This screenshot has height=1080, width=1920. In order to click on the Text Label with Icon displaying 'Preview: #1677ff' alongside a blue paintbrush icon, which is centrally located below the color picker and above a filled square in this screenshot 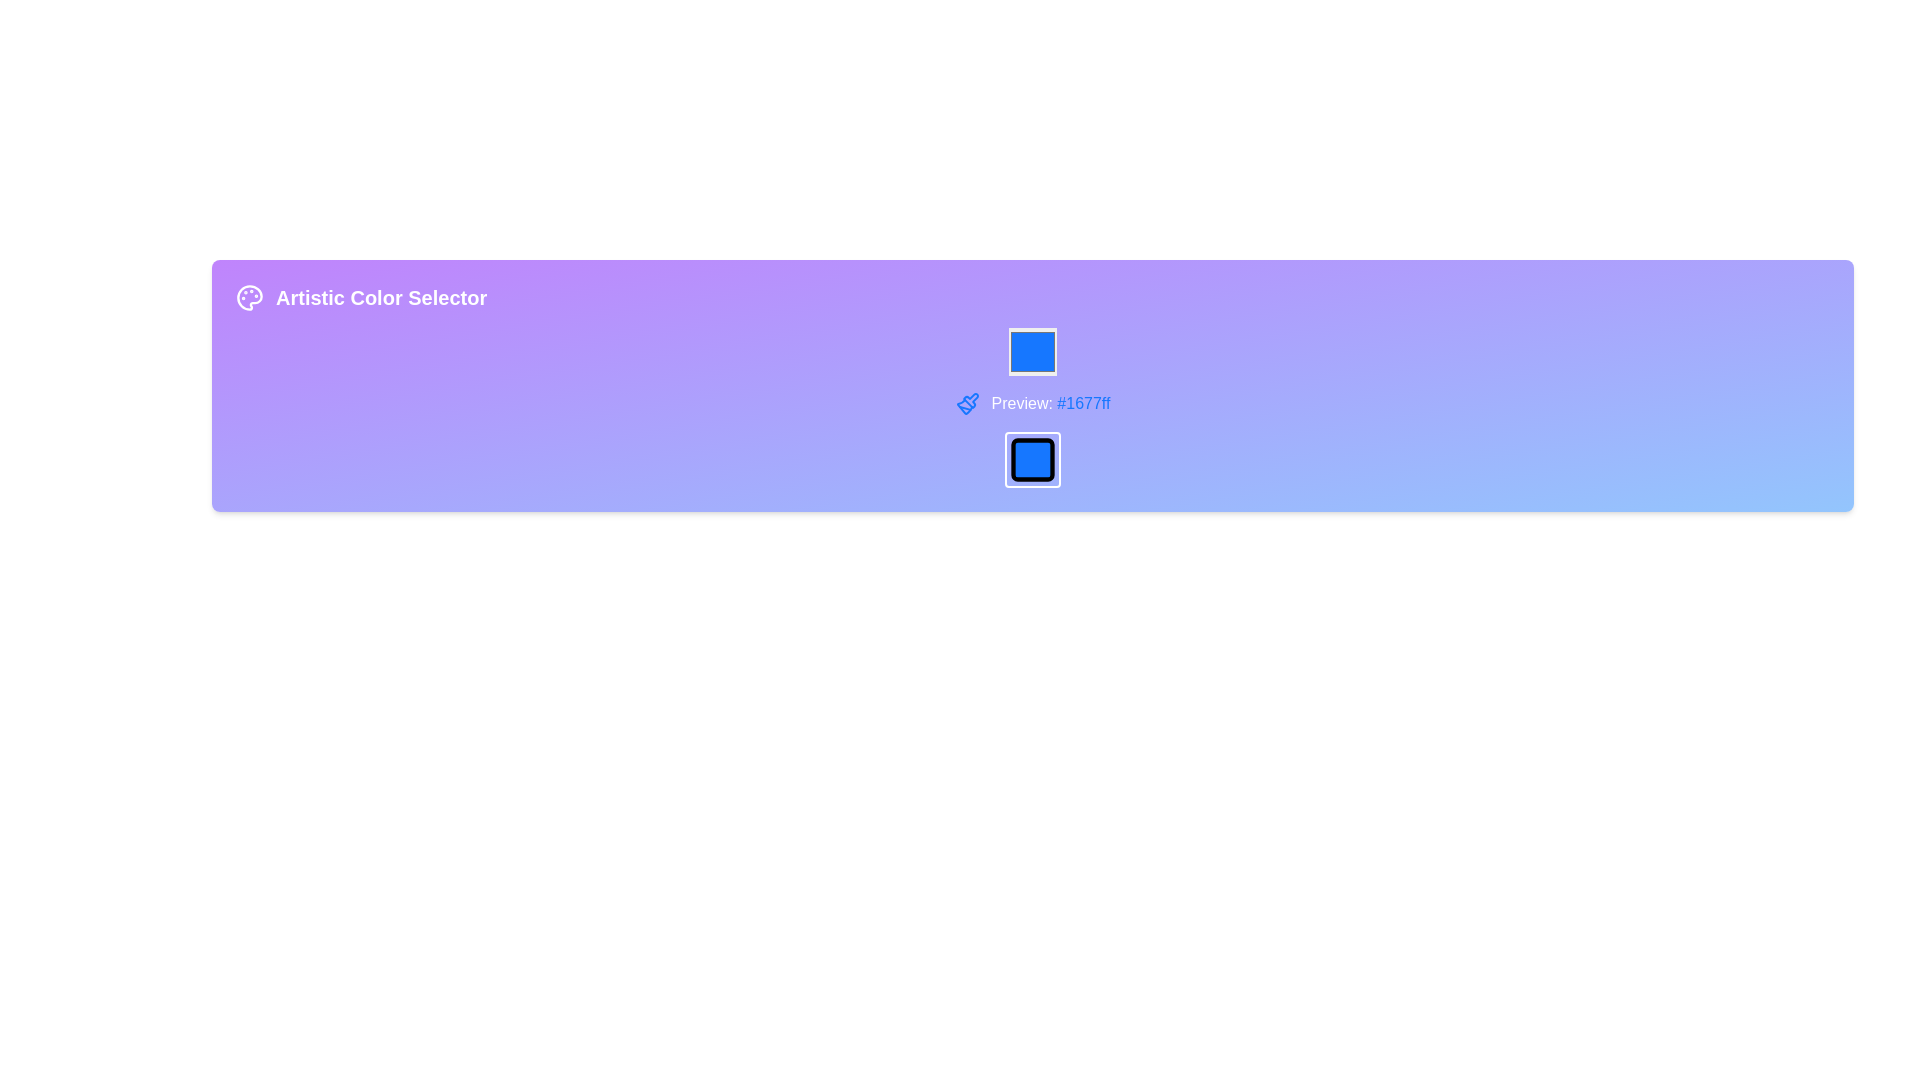, I will do `click(1032, 404)`.